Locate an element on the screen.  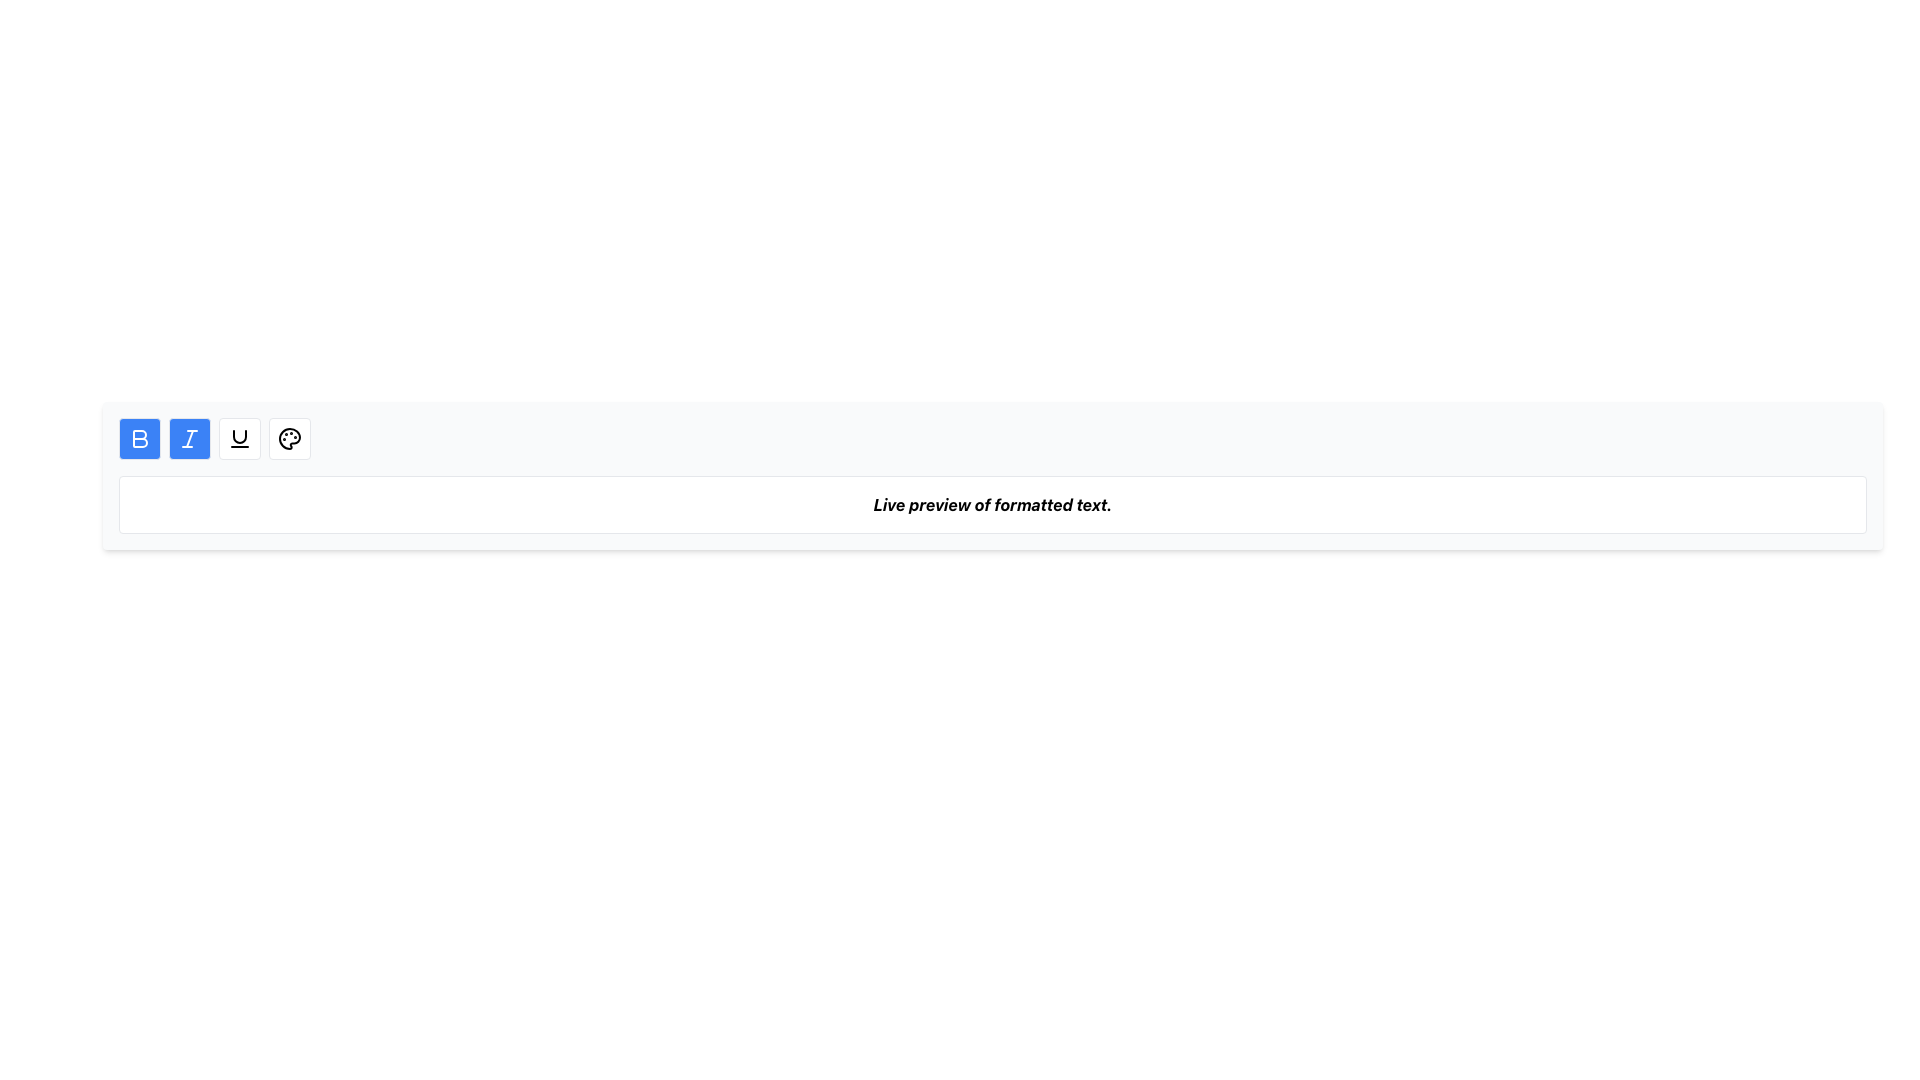
SVG structure of the main circular border of the palette icon, located in the toolbar area near the top-right corner of the interface is located at coordinates (288, 438).